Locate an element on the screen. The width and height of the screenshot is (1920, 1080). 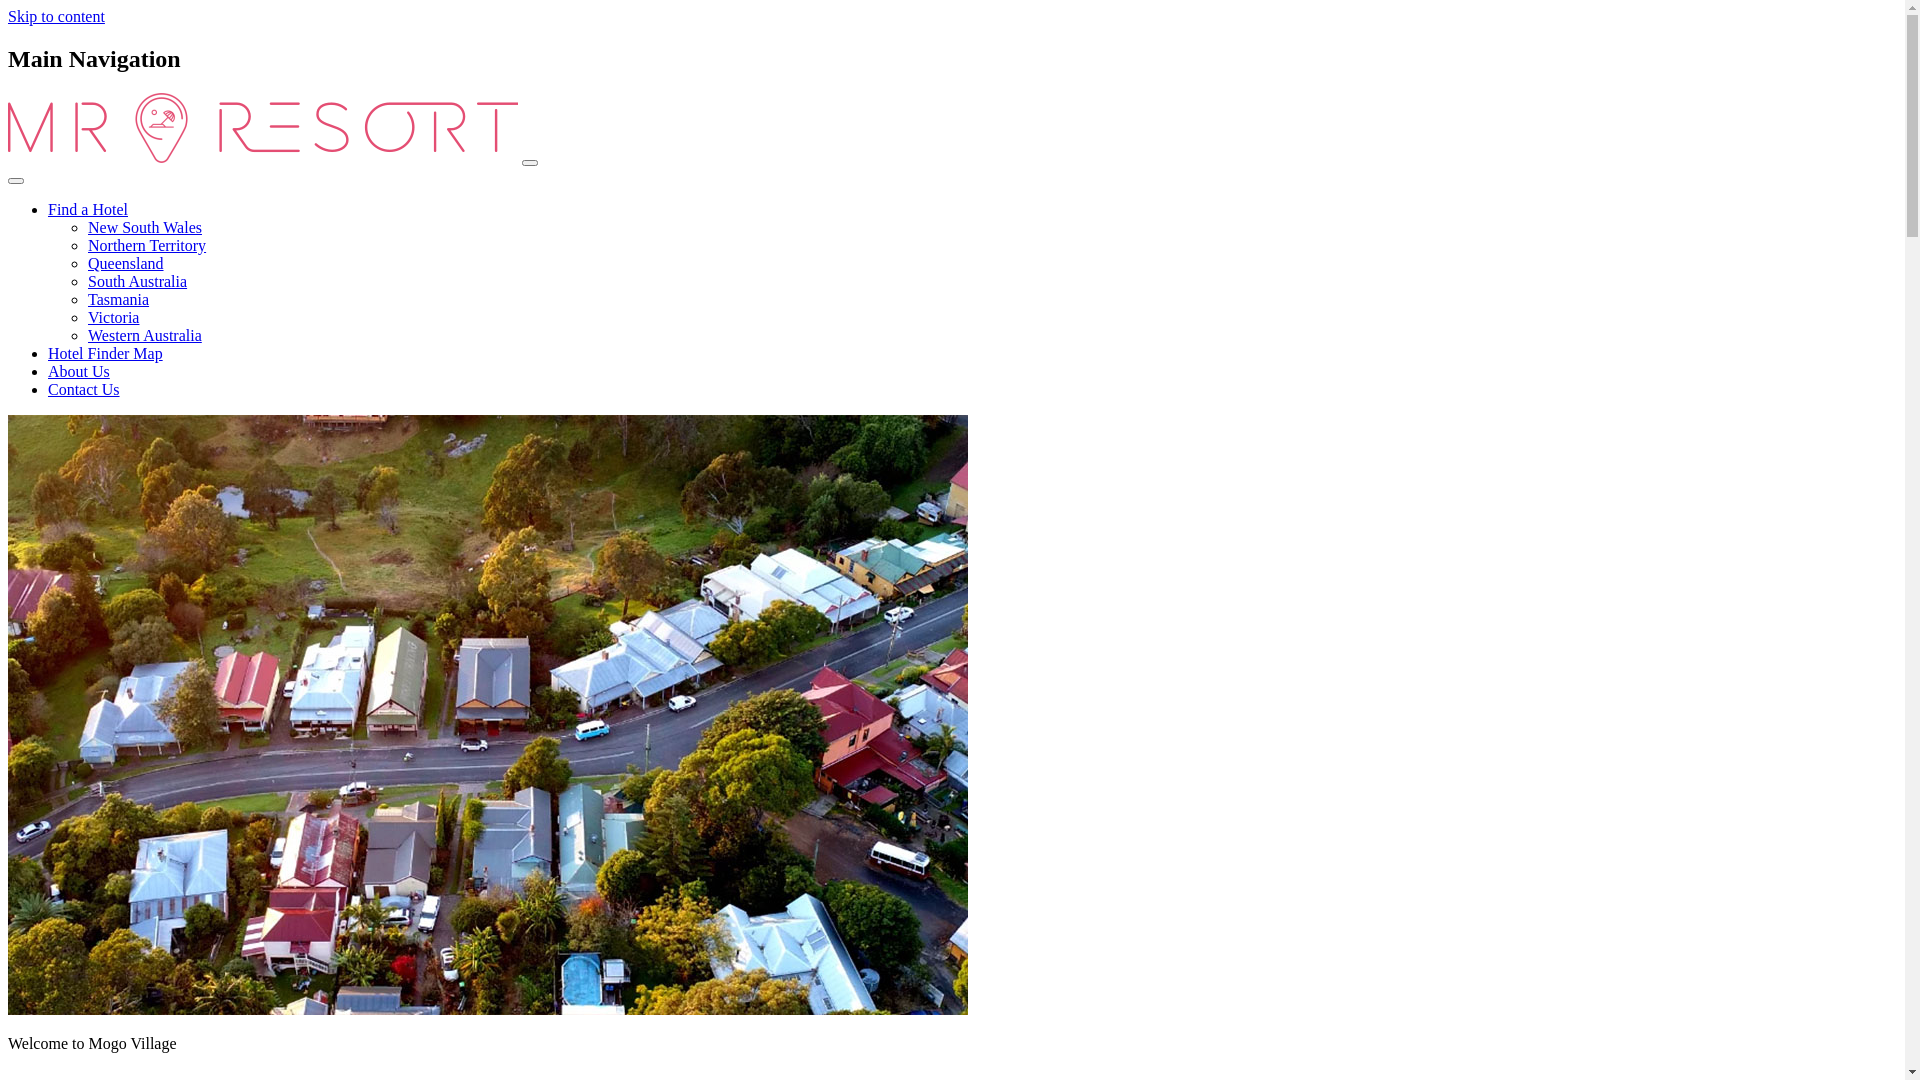
'Contact Us' is located at coordinates (82, 389).